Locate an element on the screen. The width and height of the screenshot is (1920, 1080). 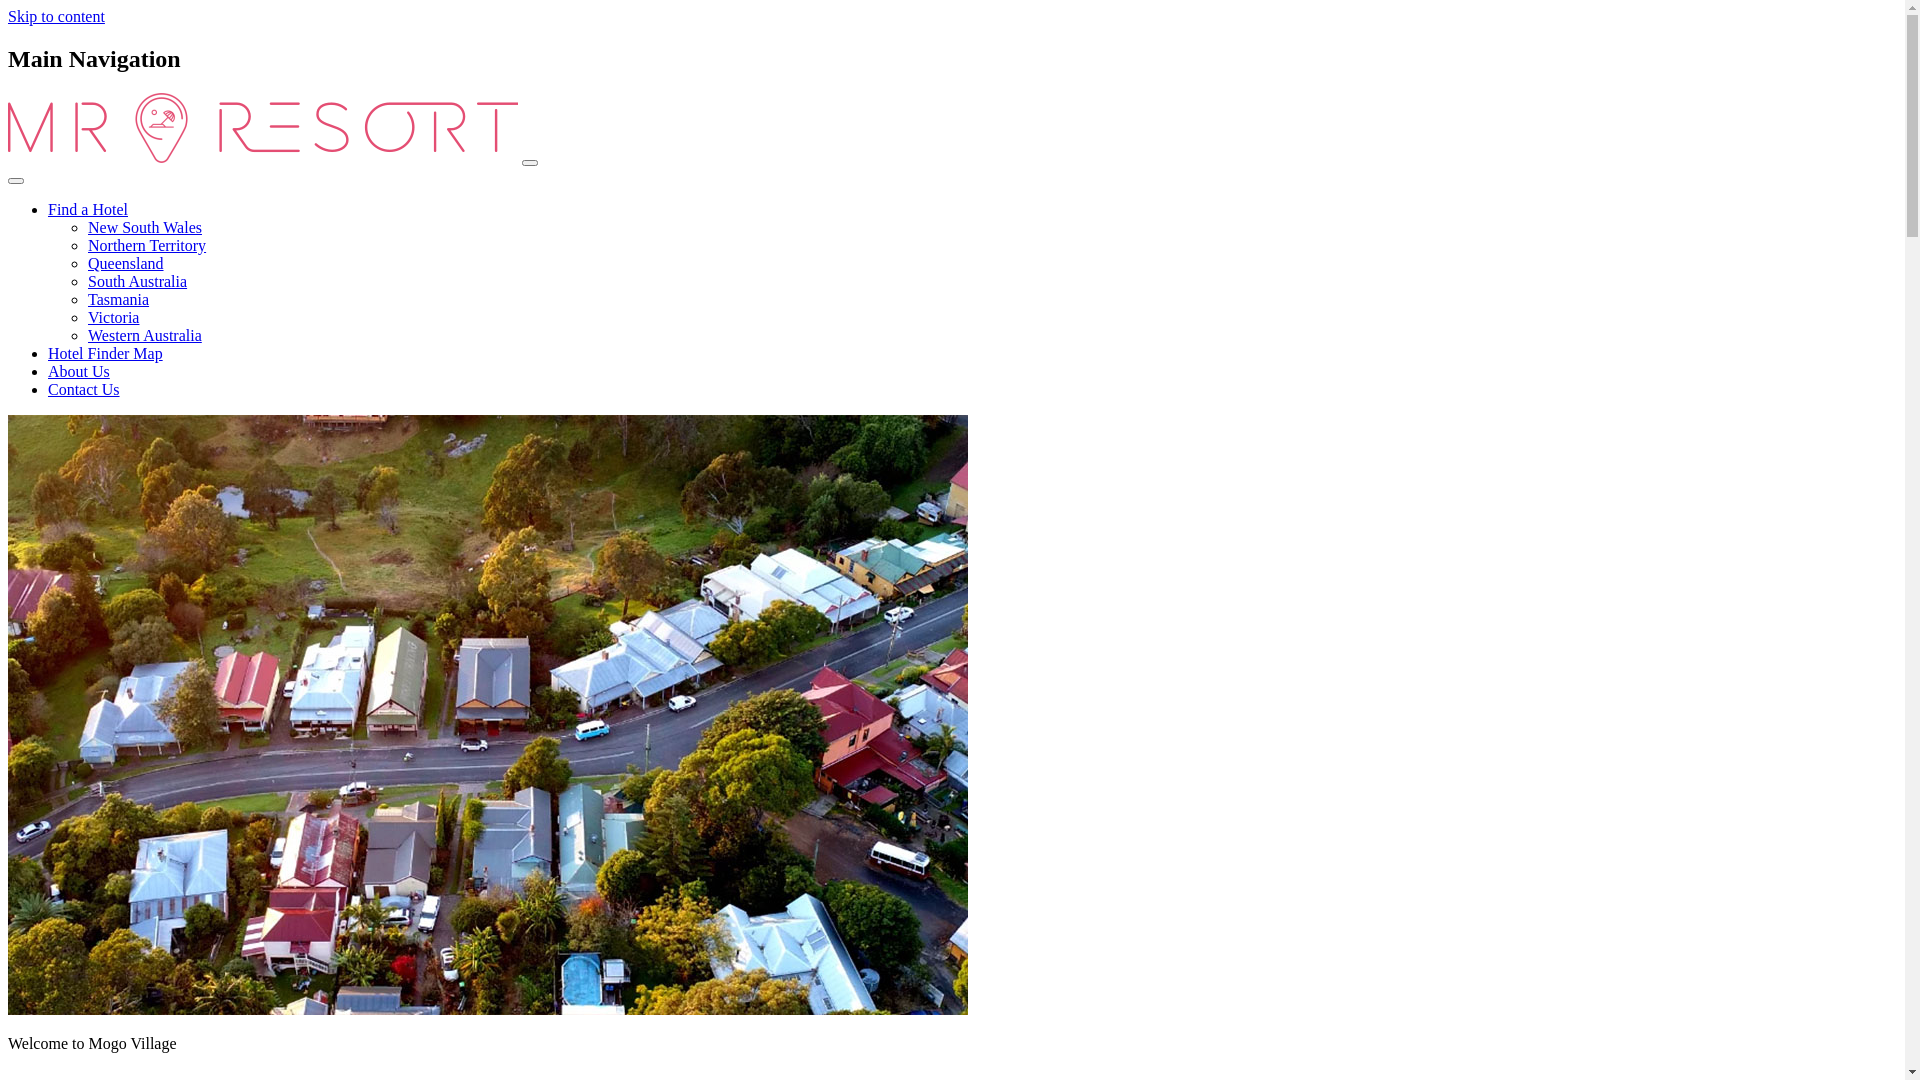
'Contact Us' is located at coordinates (82, 389).